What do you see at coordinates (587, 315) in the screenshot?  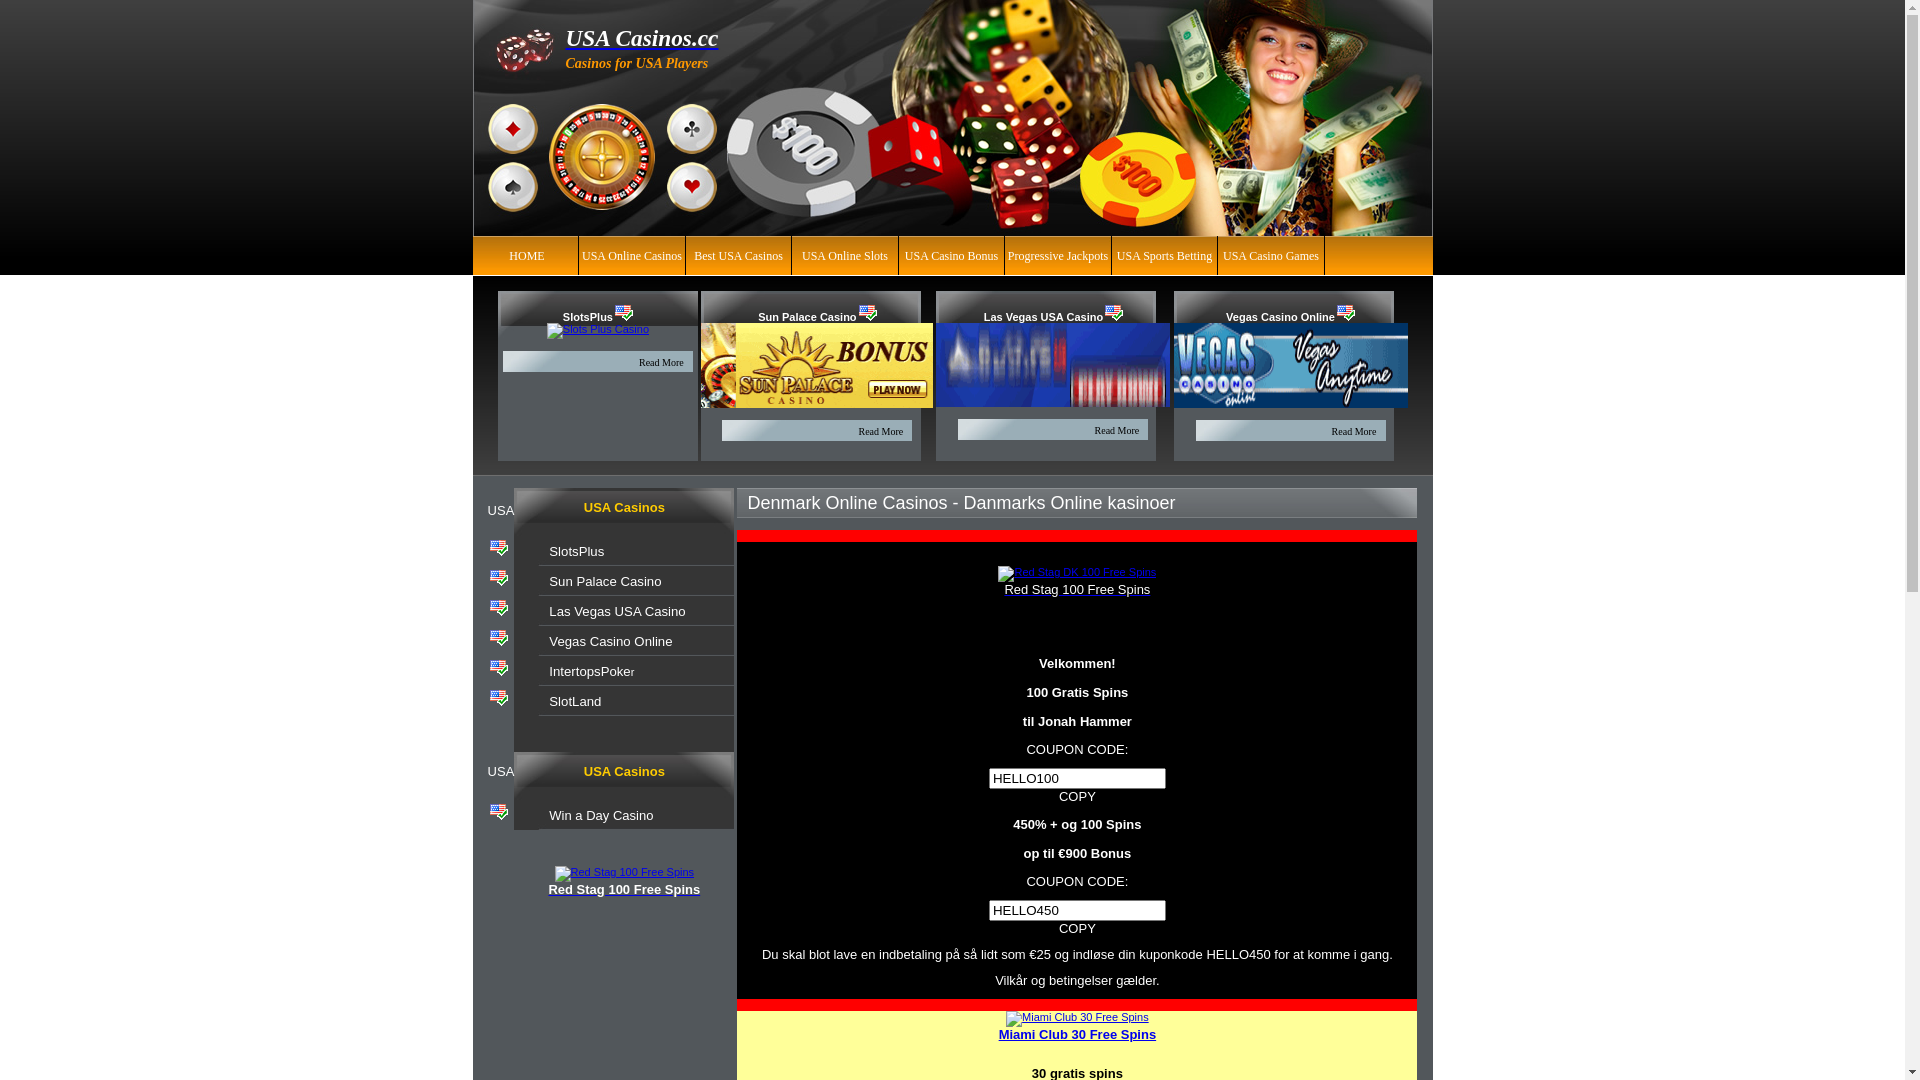 I see `'SlotsPlus'` at bounding box center [587, 315].